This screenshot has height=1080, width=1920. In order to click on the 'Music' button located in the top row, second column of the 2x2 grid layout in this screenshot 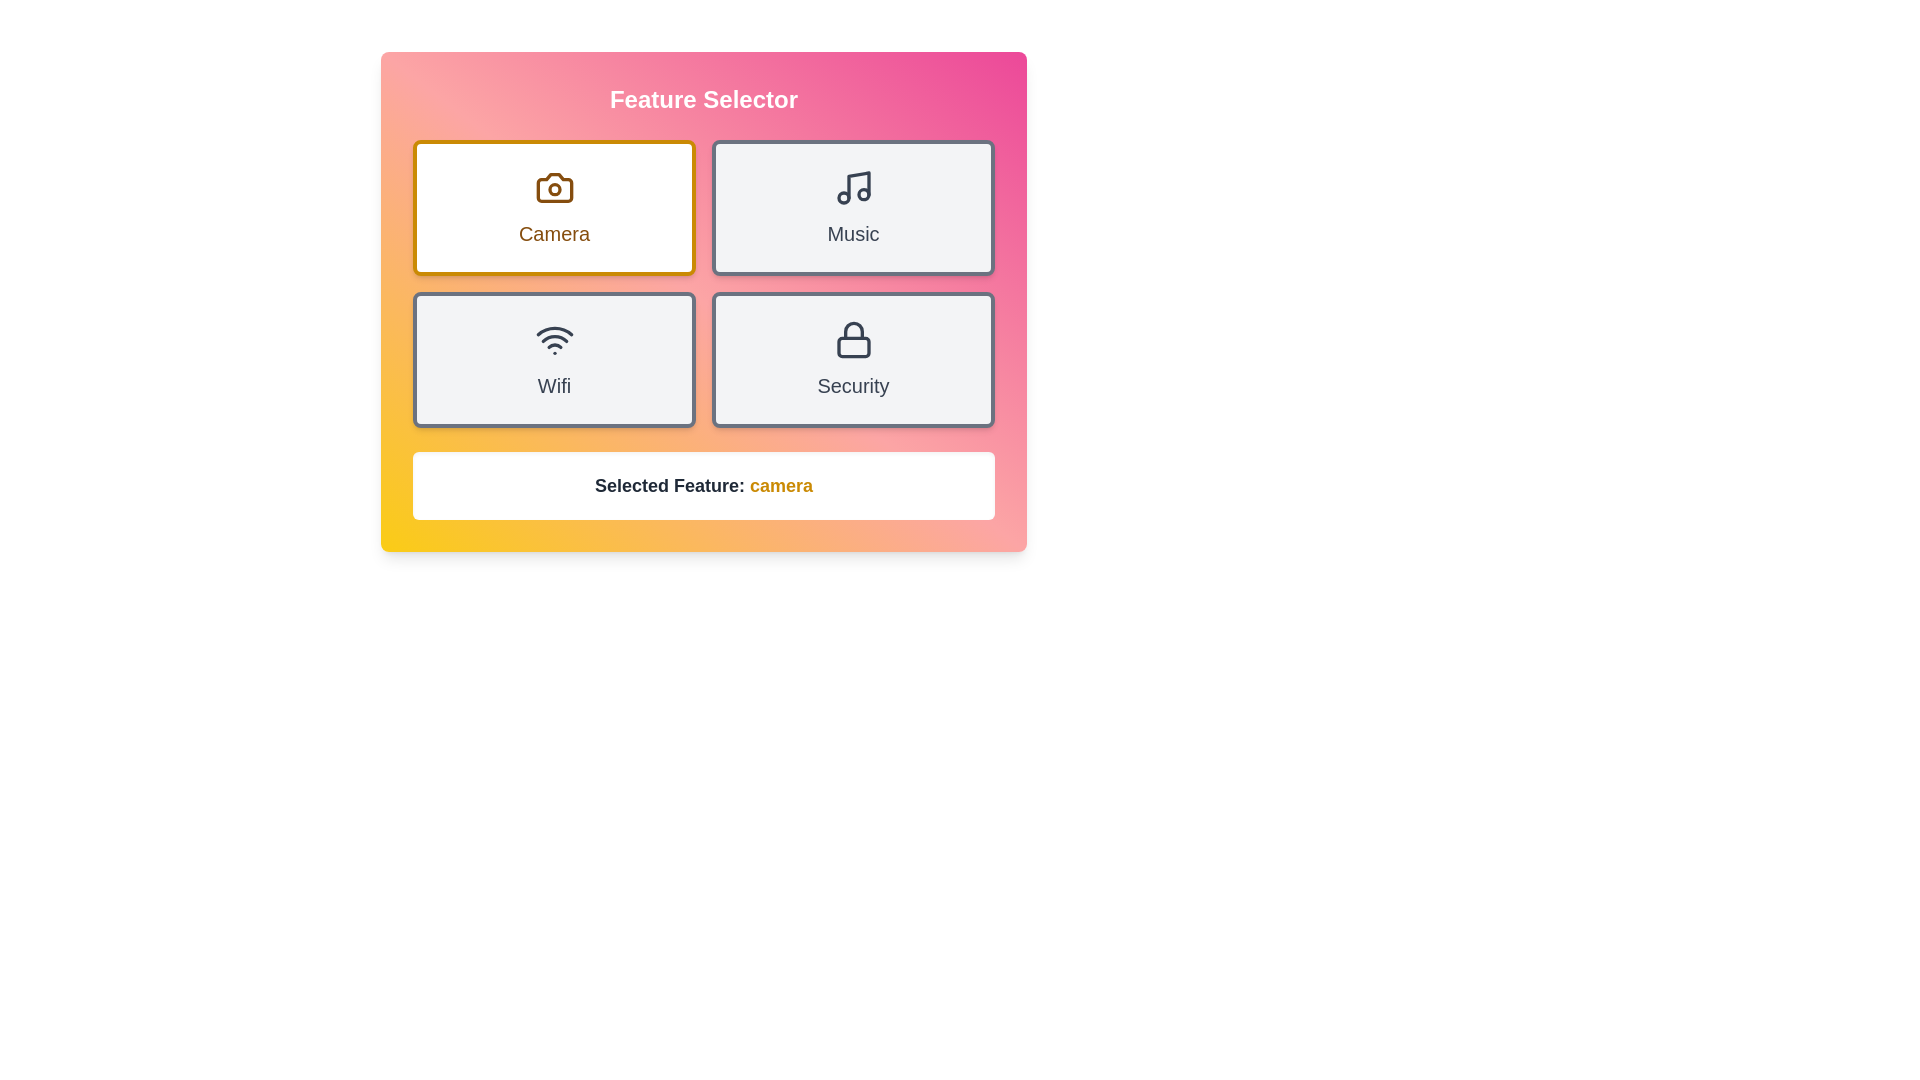, I will do `click(853, 208)`.